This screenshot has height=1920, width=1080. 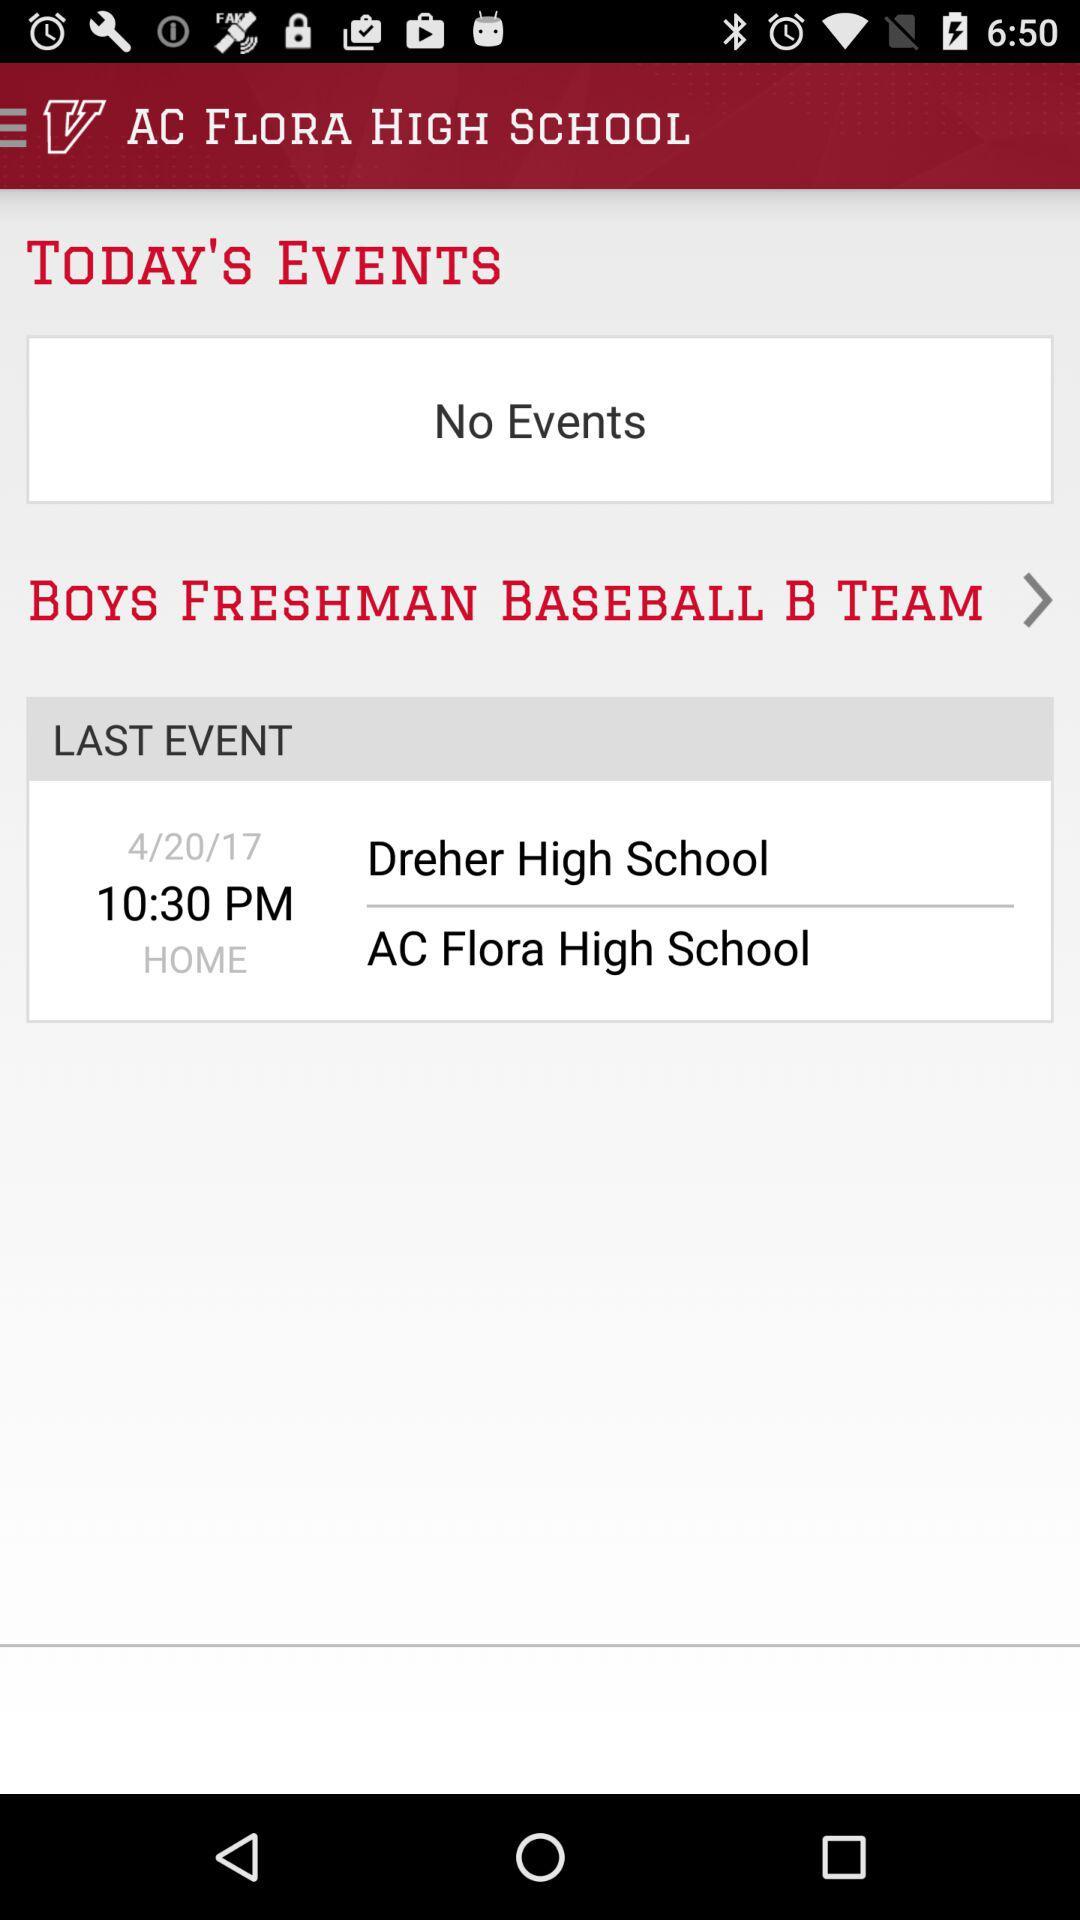 I want to click on the icon above the 10:30 pm app, so click(x=195, y=845).